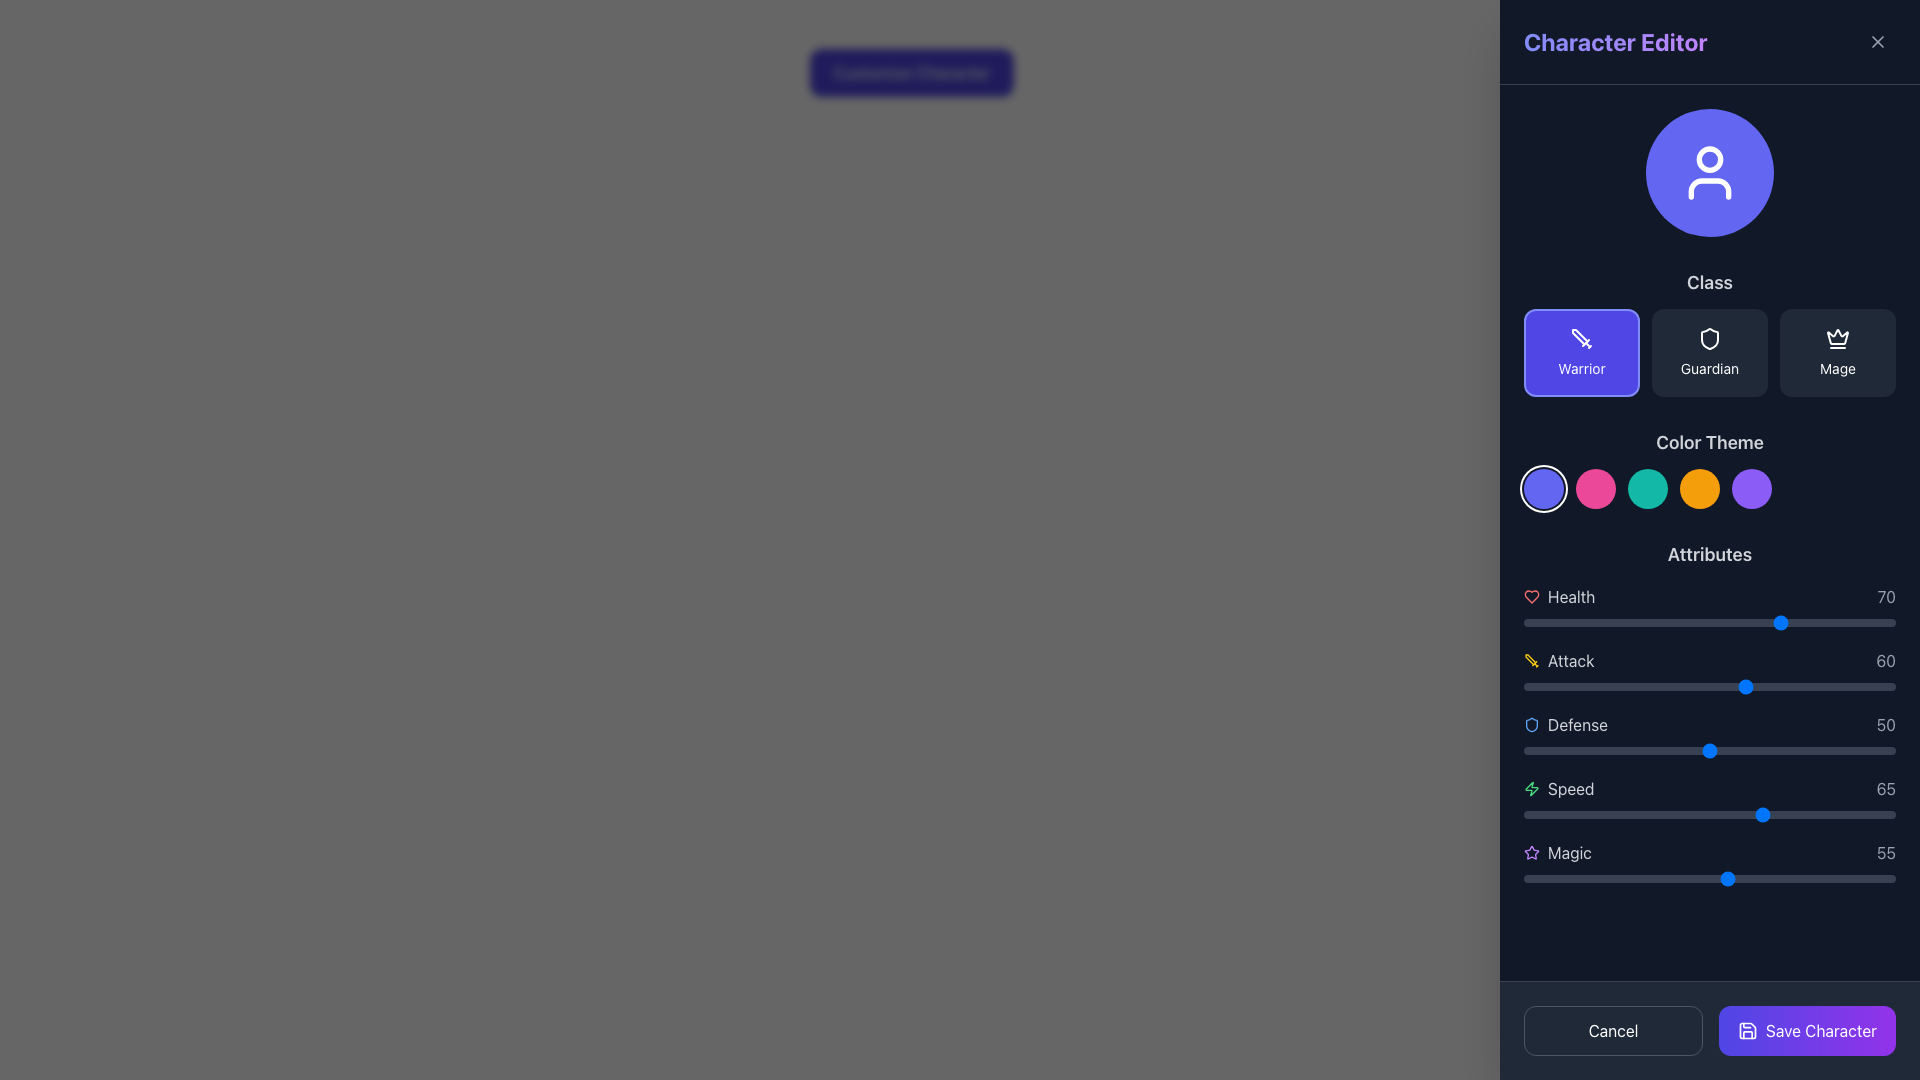  I want to click on the 'Attack' attribute slider, so click(1784, 685).